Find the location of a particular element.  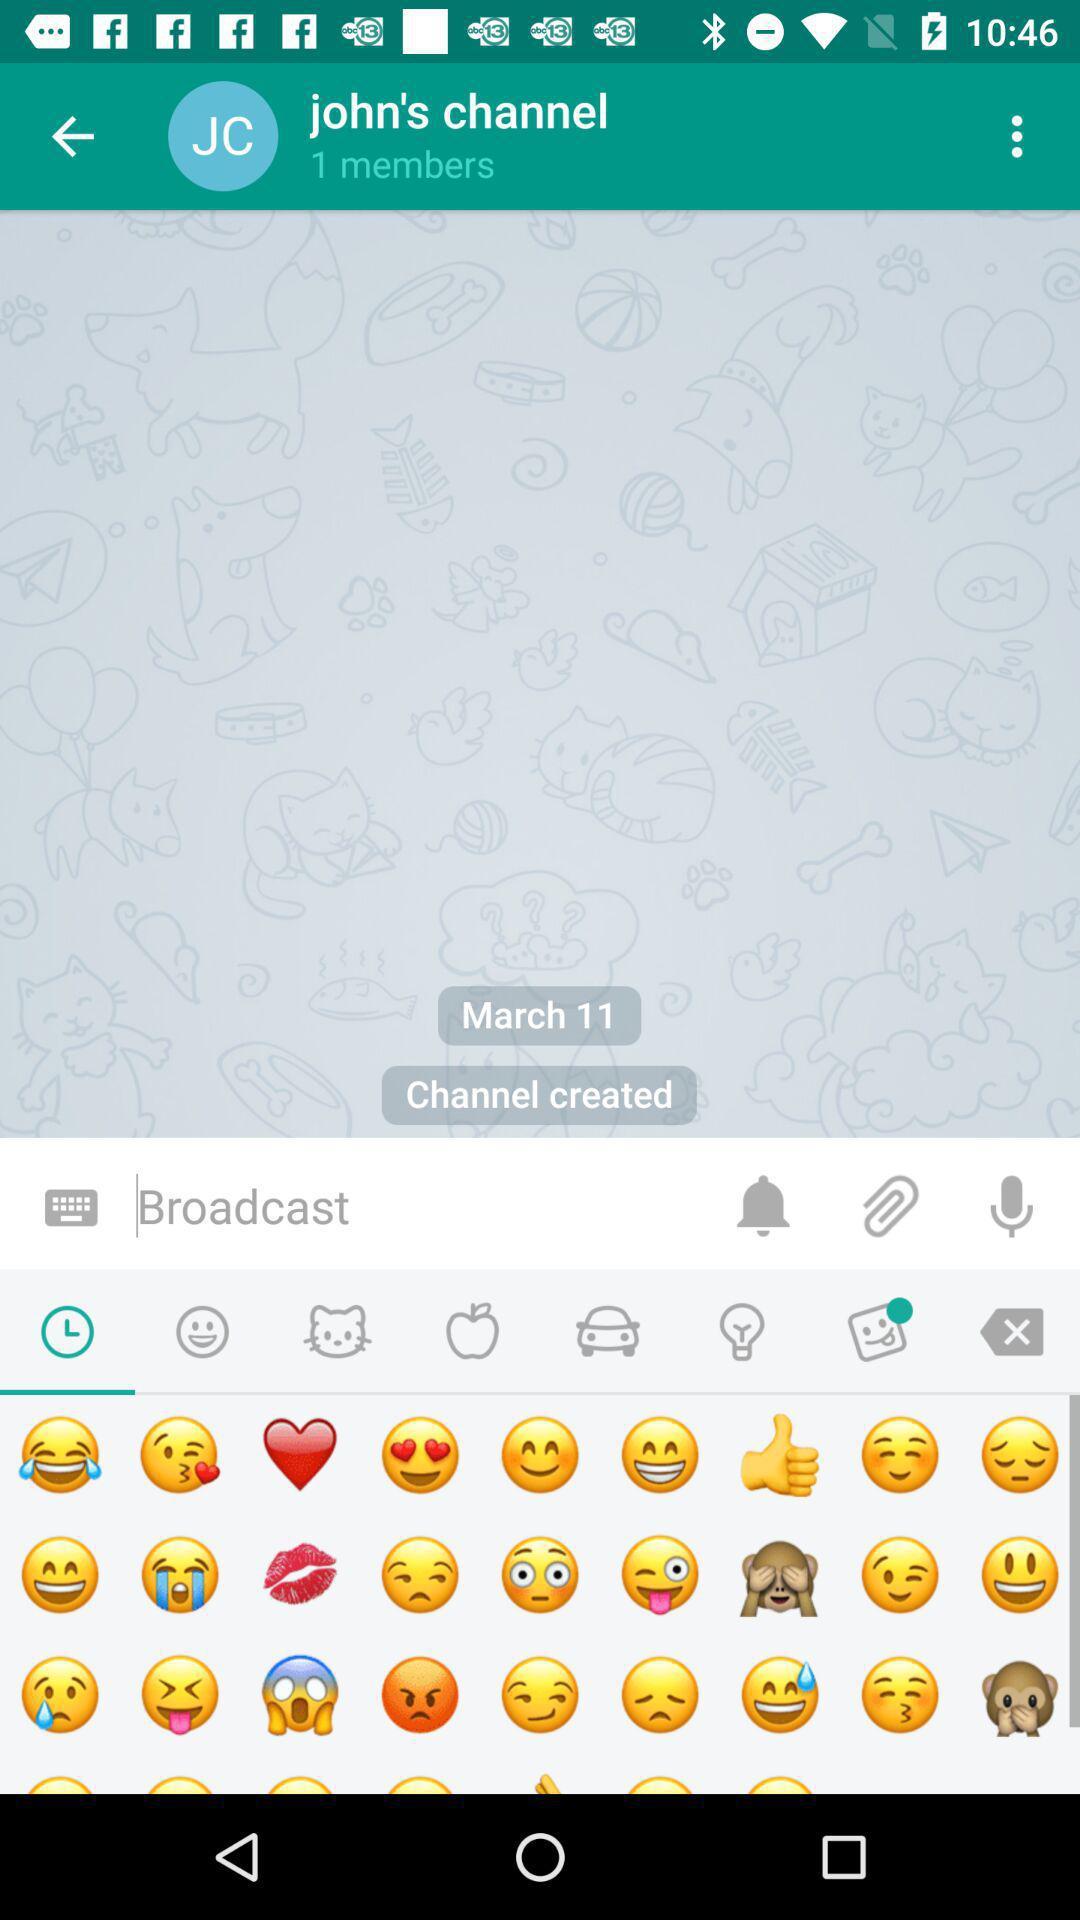

the email icon is located at coordinates (180, 1693).